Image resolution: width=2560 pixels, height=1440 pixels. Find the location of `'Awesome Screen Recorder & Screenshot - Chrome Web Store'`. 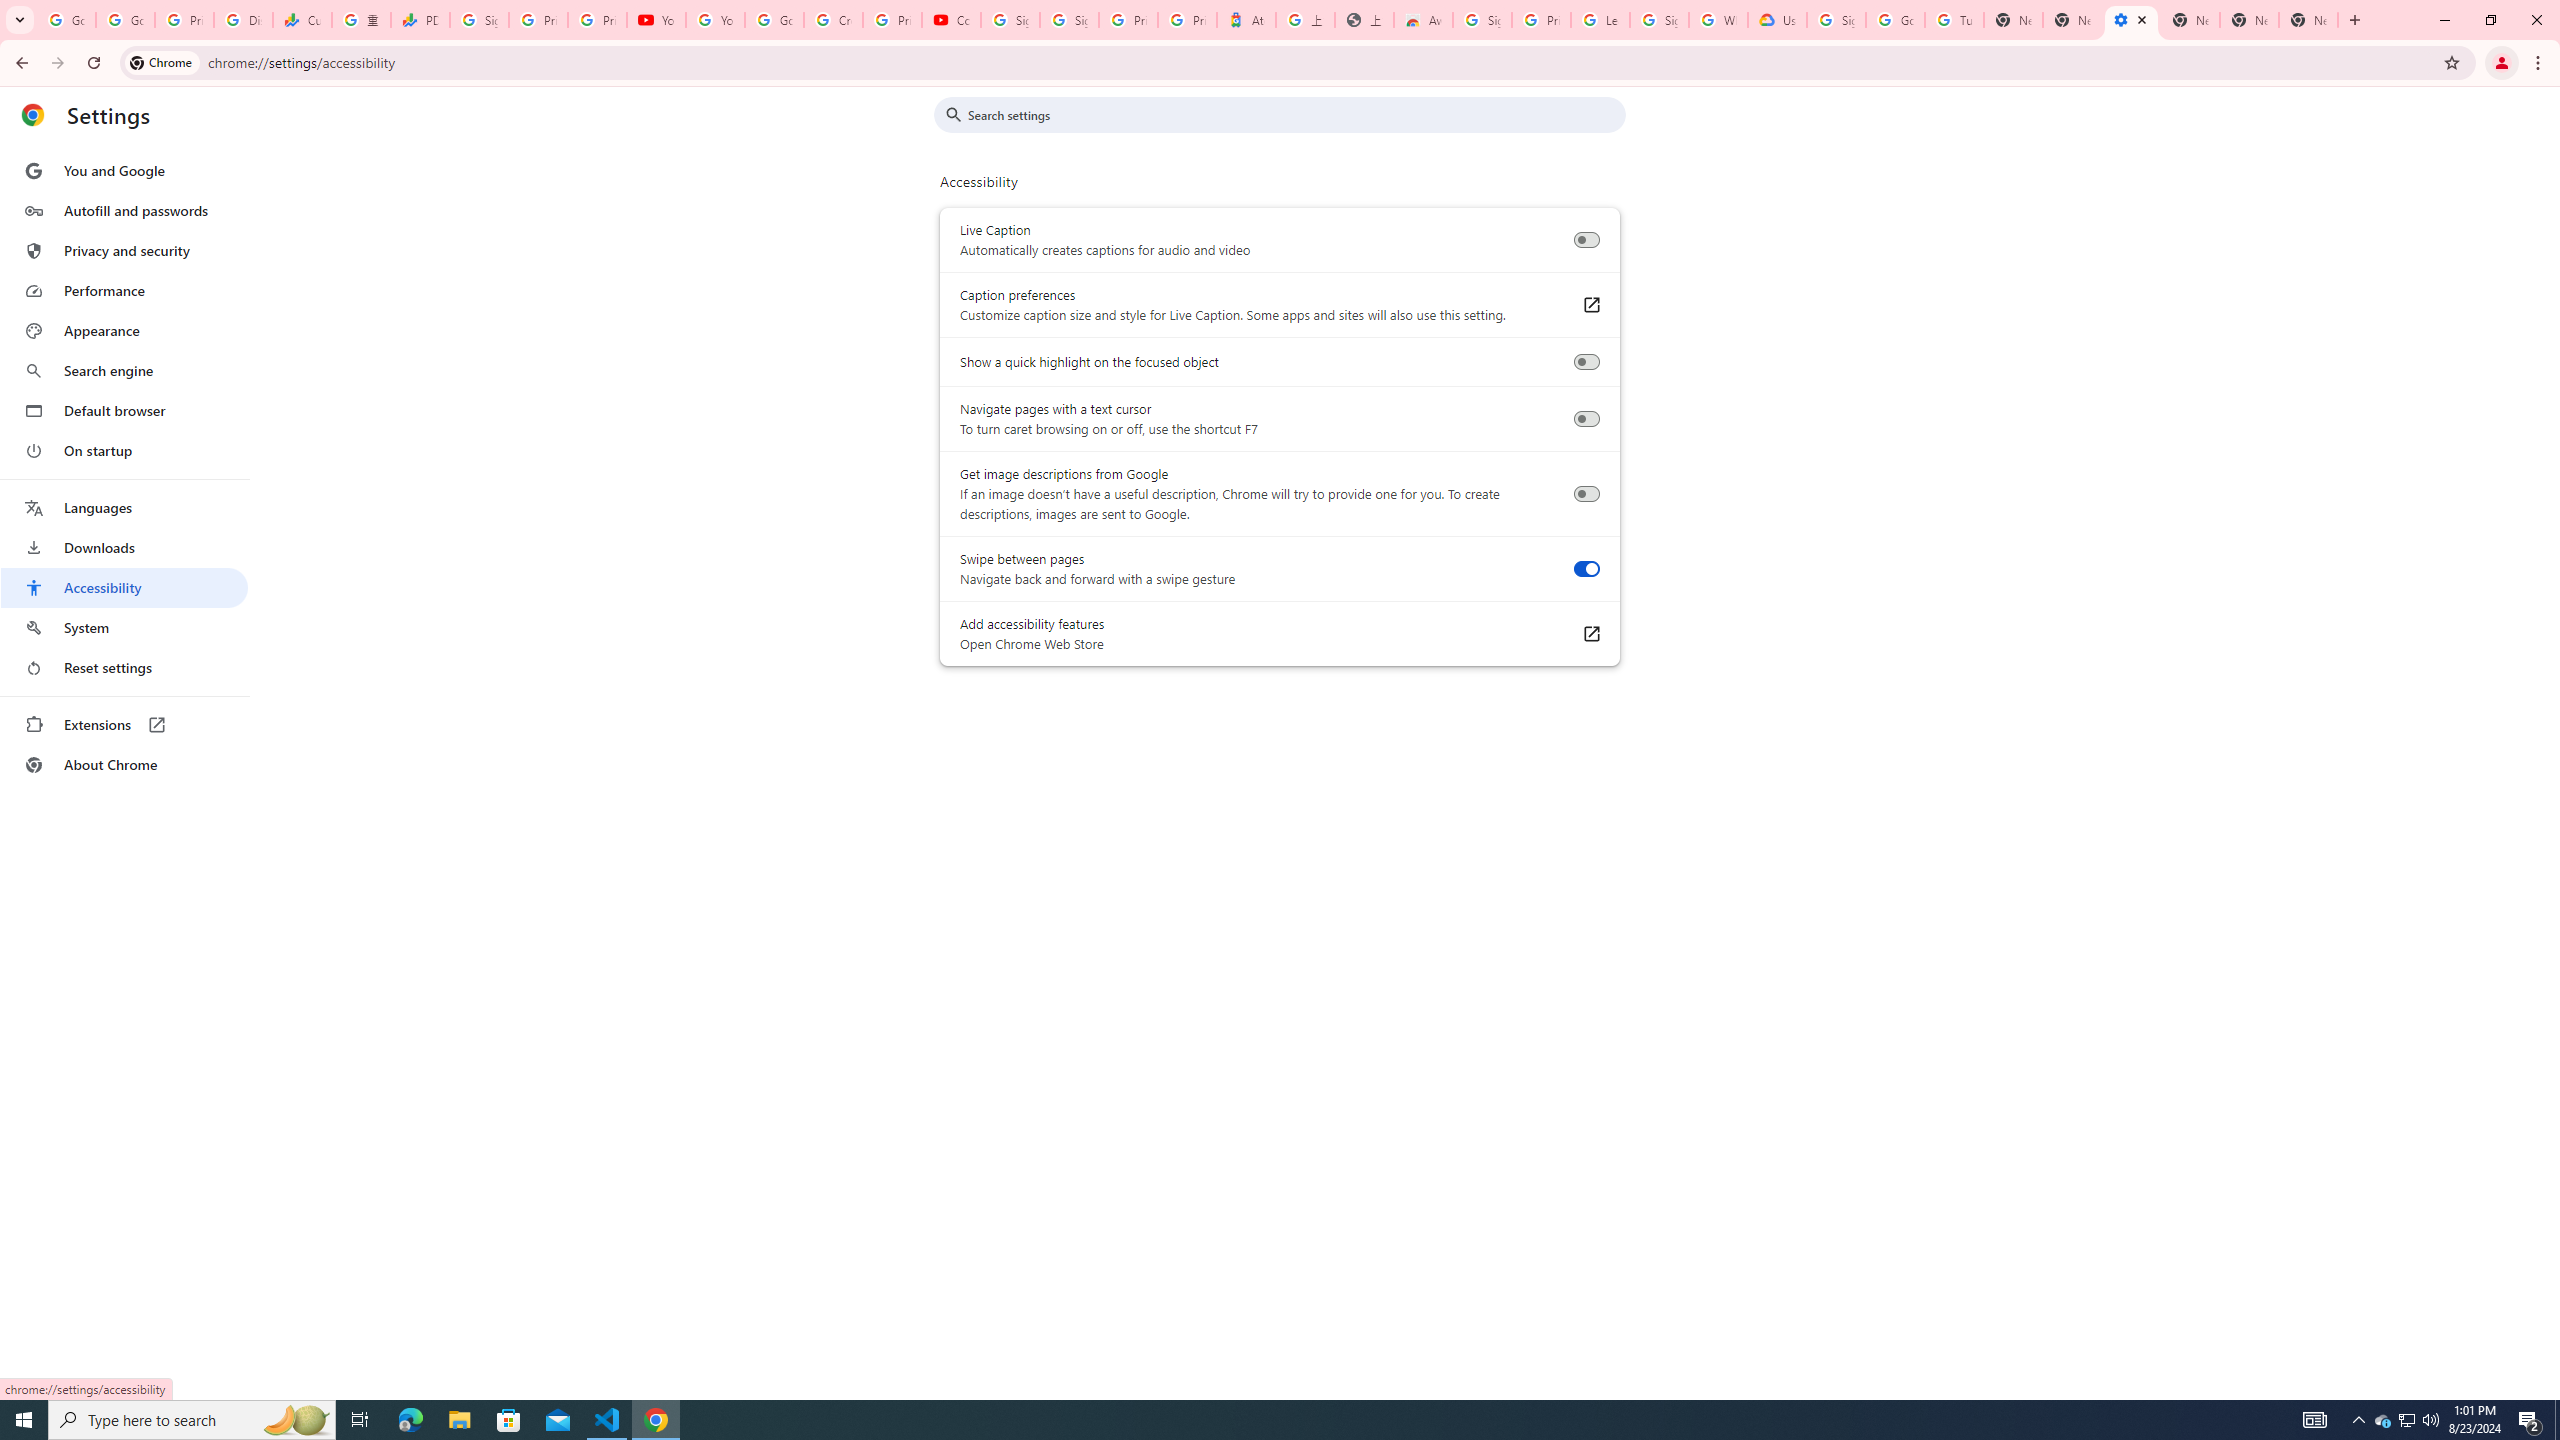

'Awesome Screen Recorder & Screenshot - Chrome Web Store' is located at coordinates (1422, 19).